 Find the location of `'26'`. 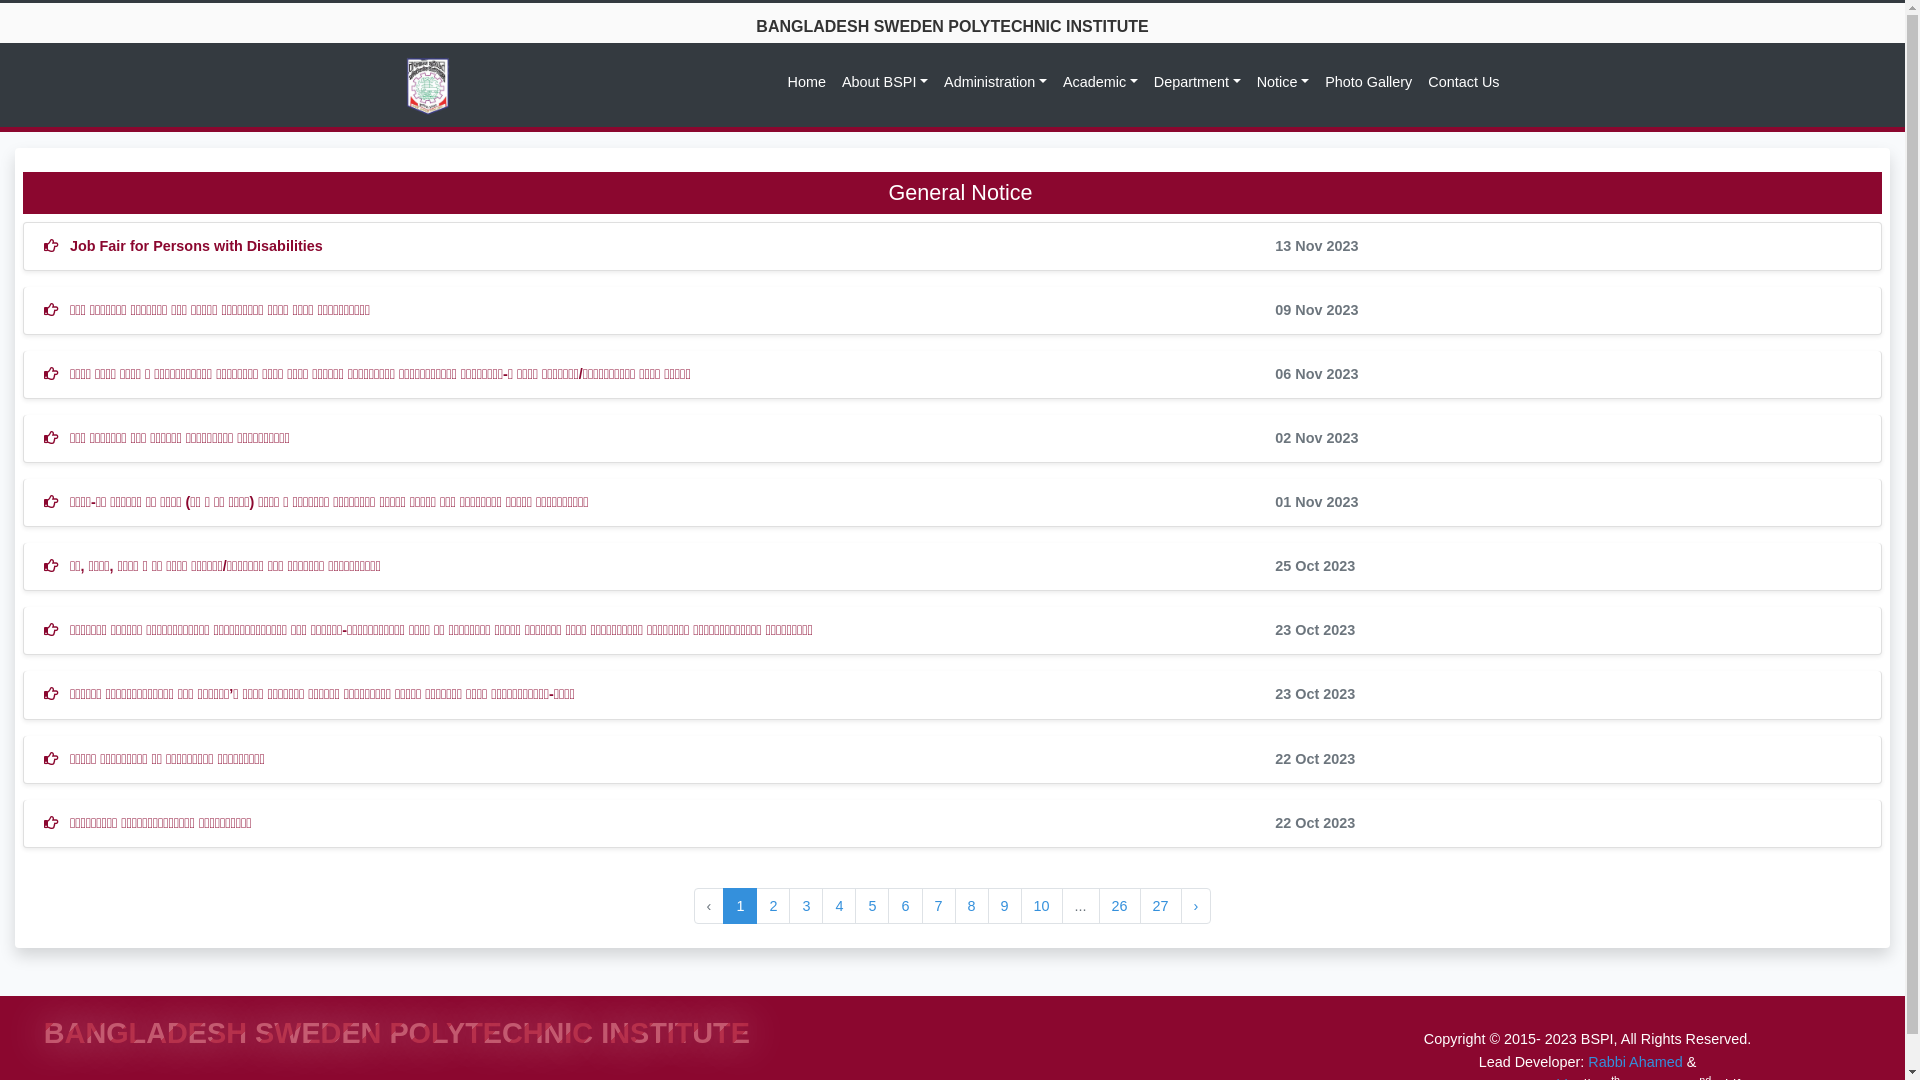

'26' is located at coordinates (1118, 906).